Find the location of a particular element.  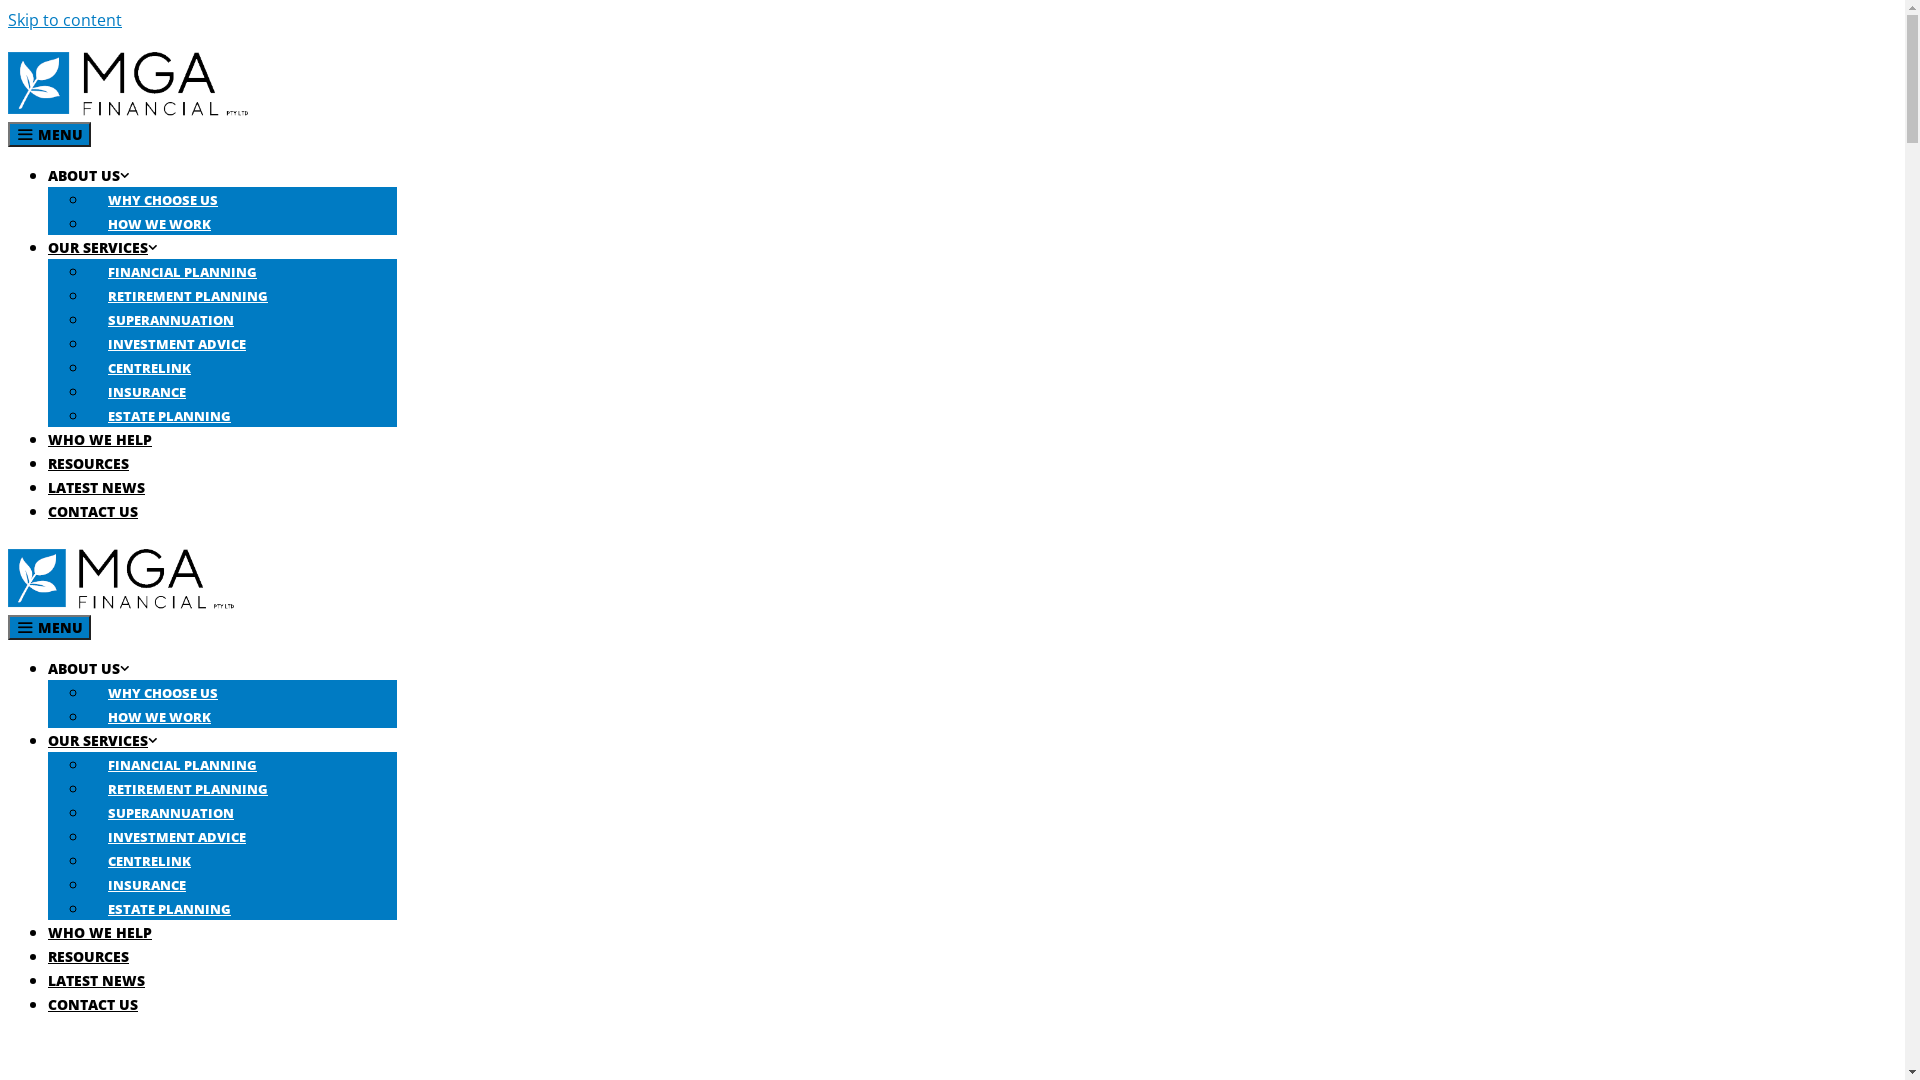

'FINANCIAL PLANNING' is located at coordinates (182, 272).